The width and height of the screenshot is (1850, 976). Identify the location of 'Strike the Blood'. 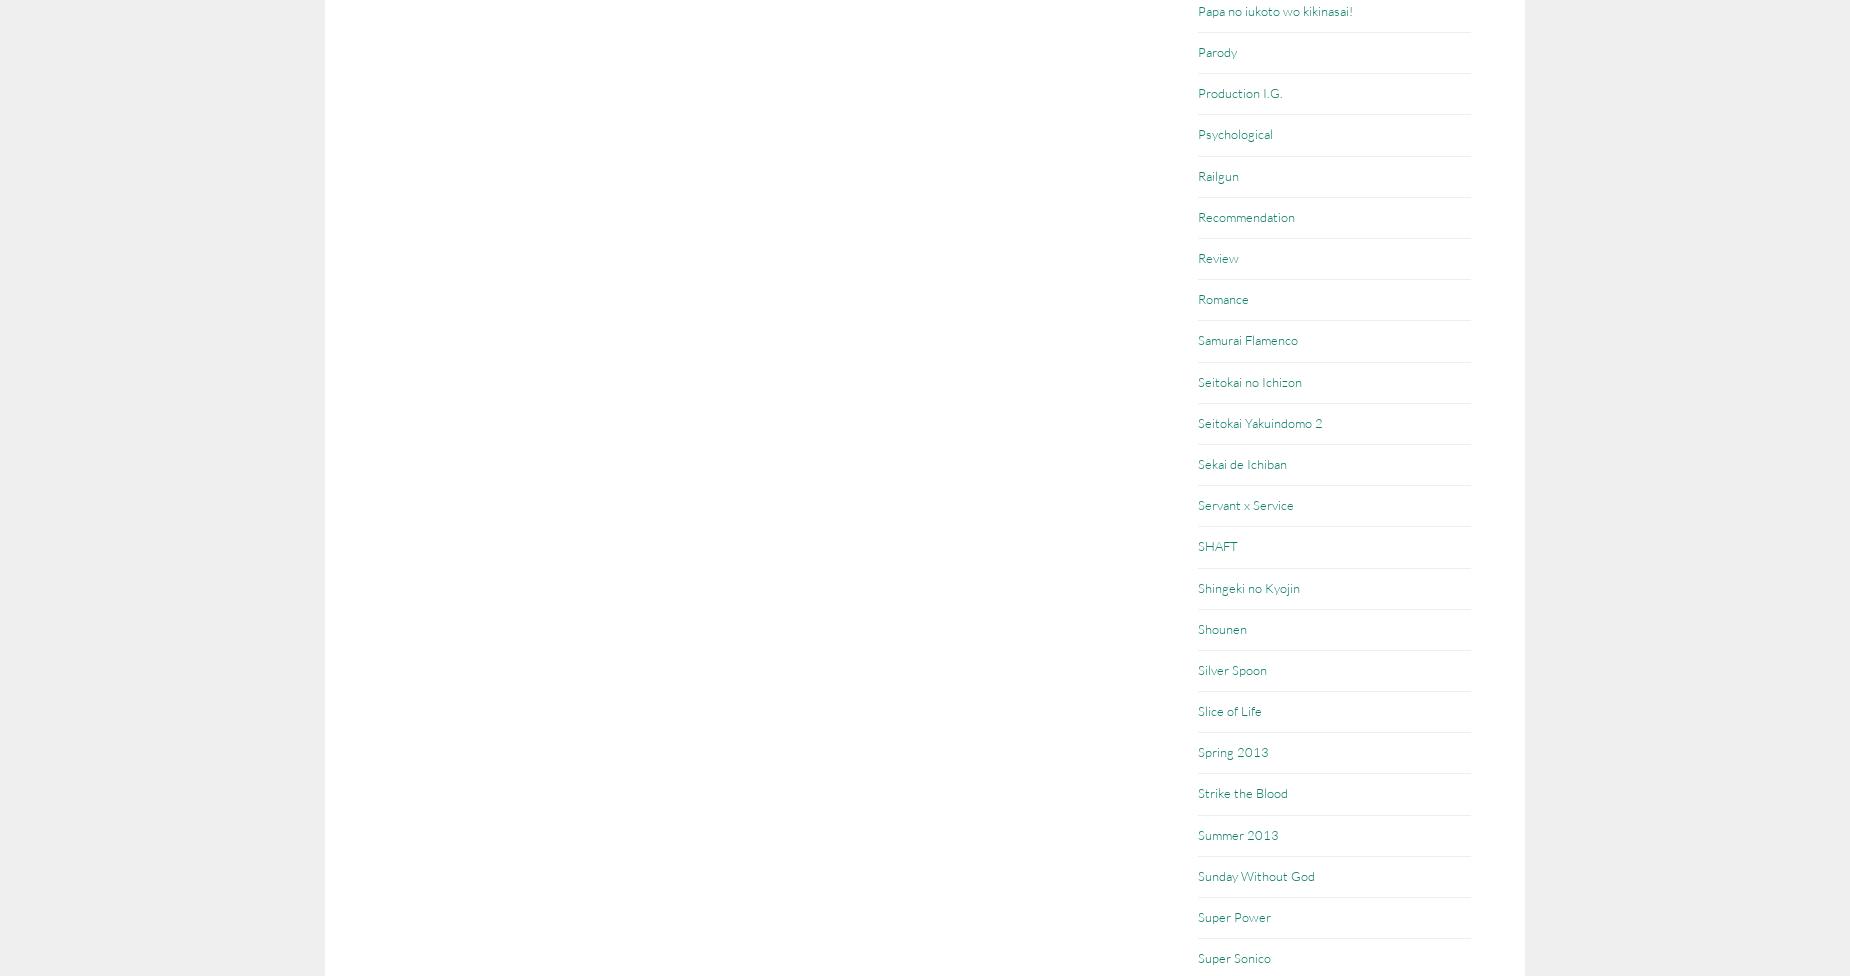
(1197, 793).